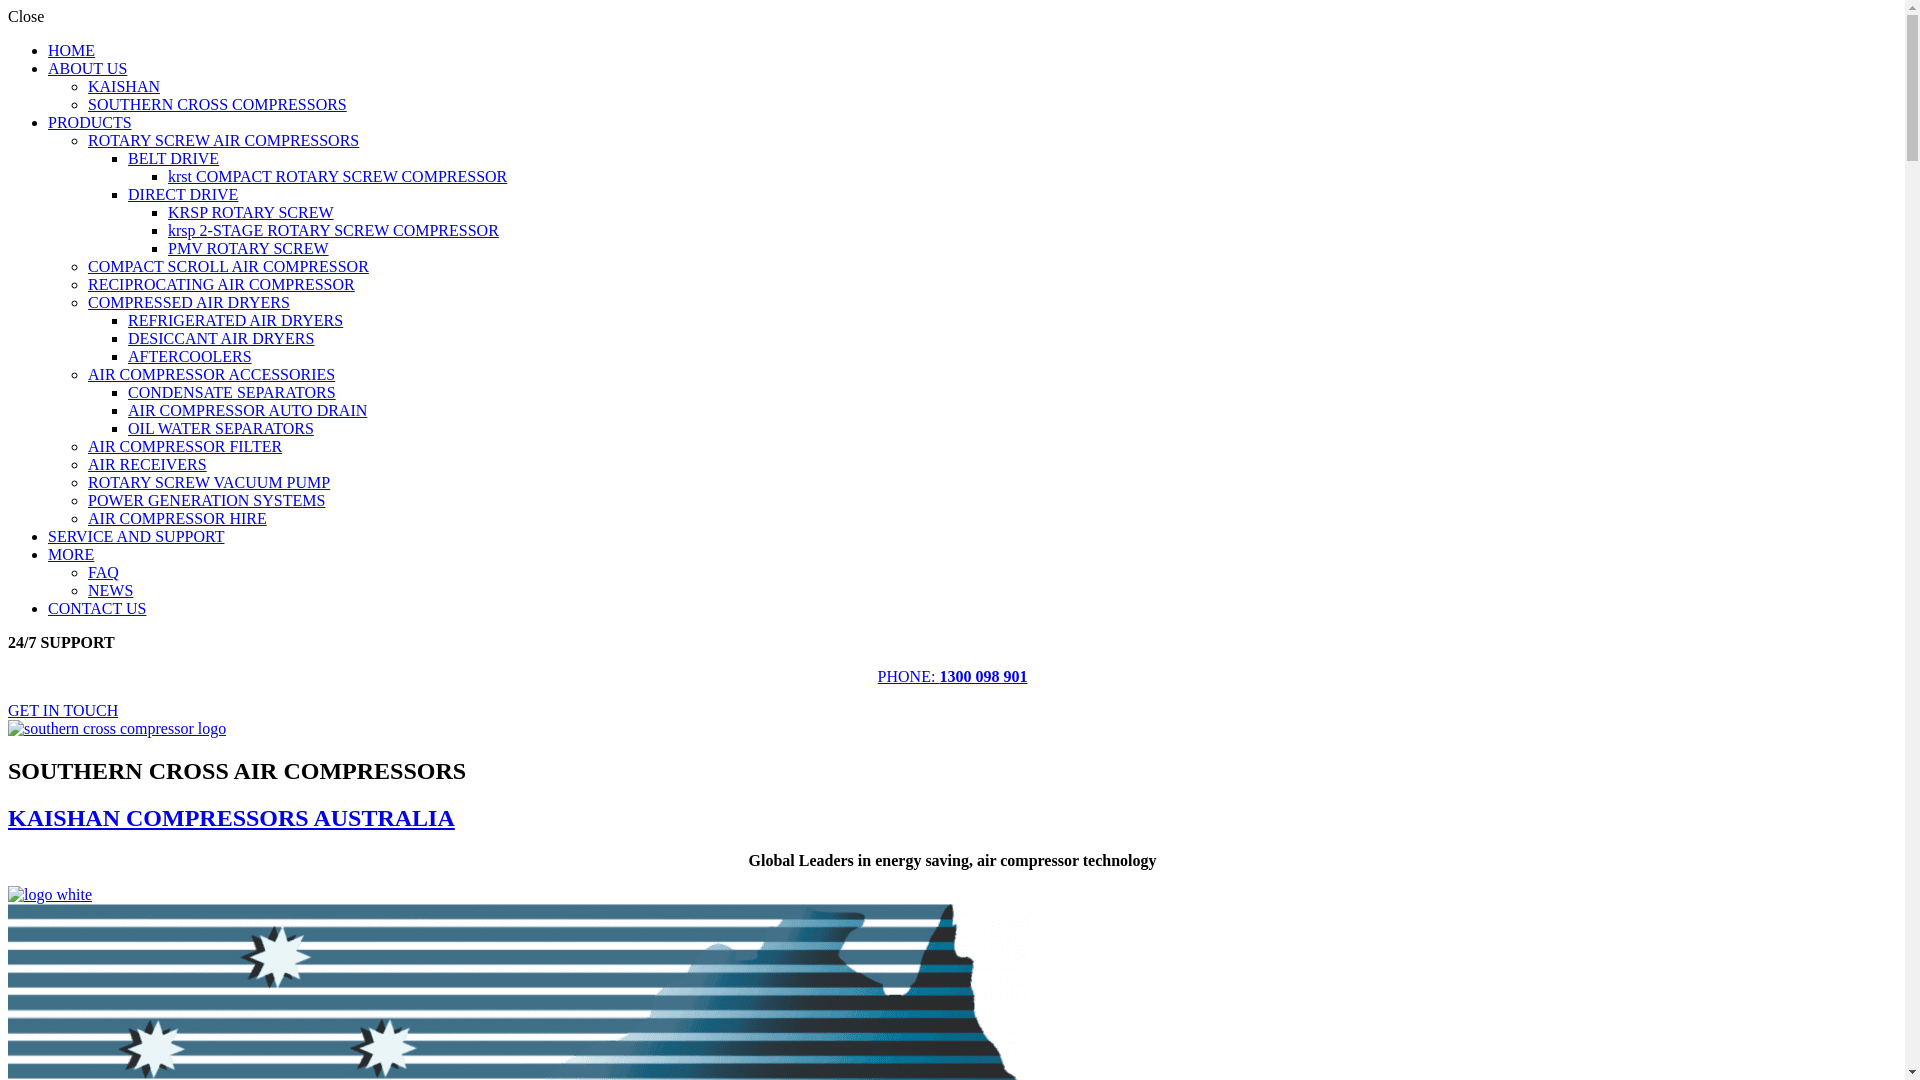 This screenshot has height=1080, width=1920. I want to click on 'KAISHAN', so click(123, 85).